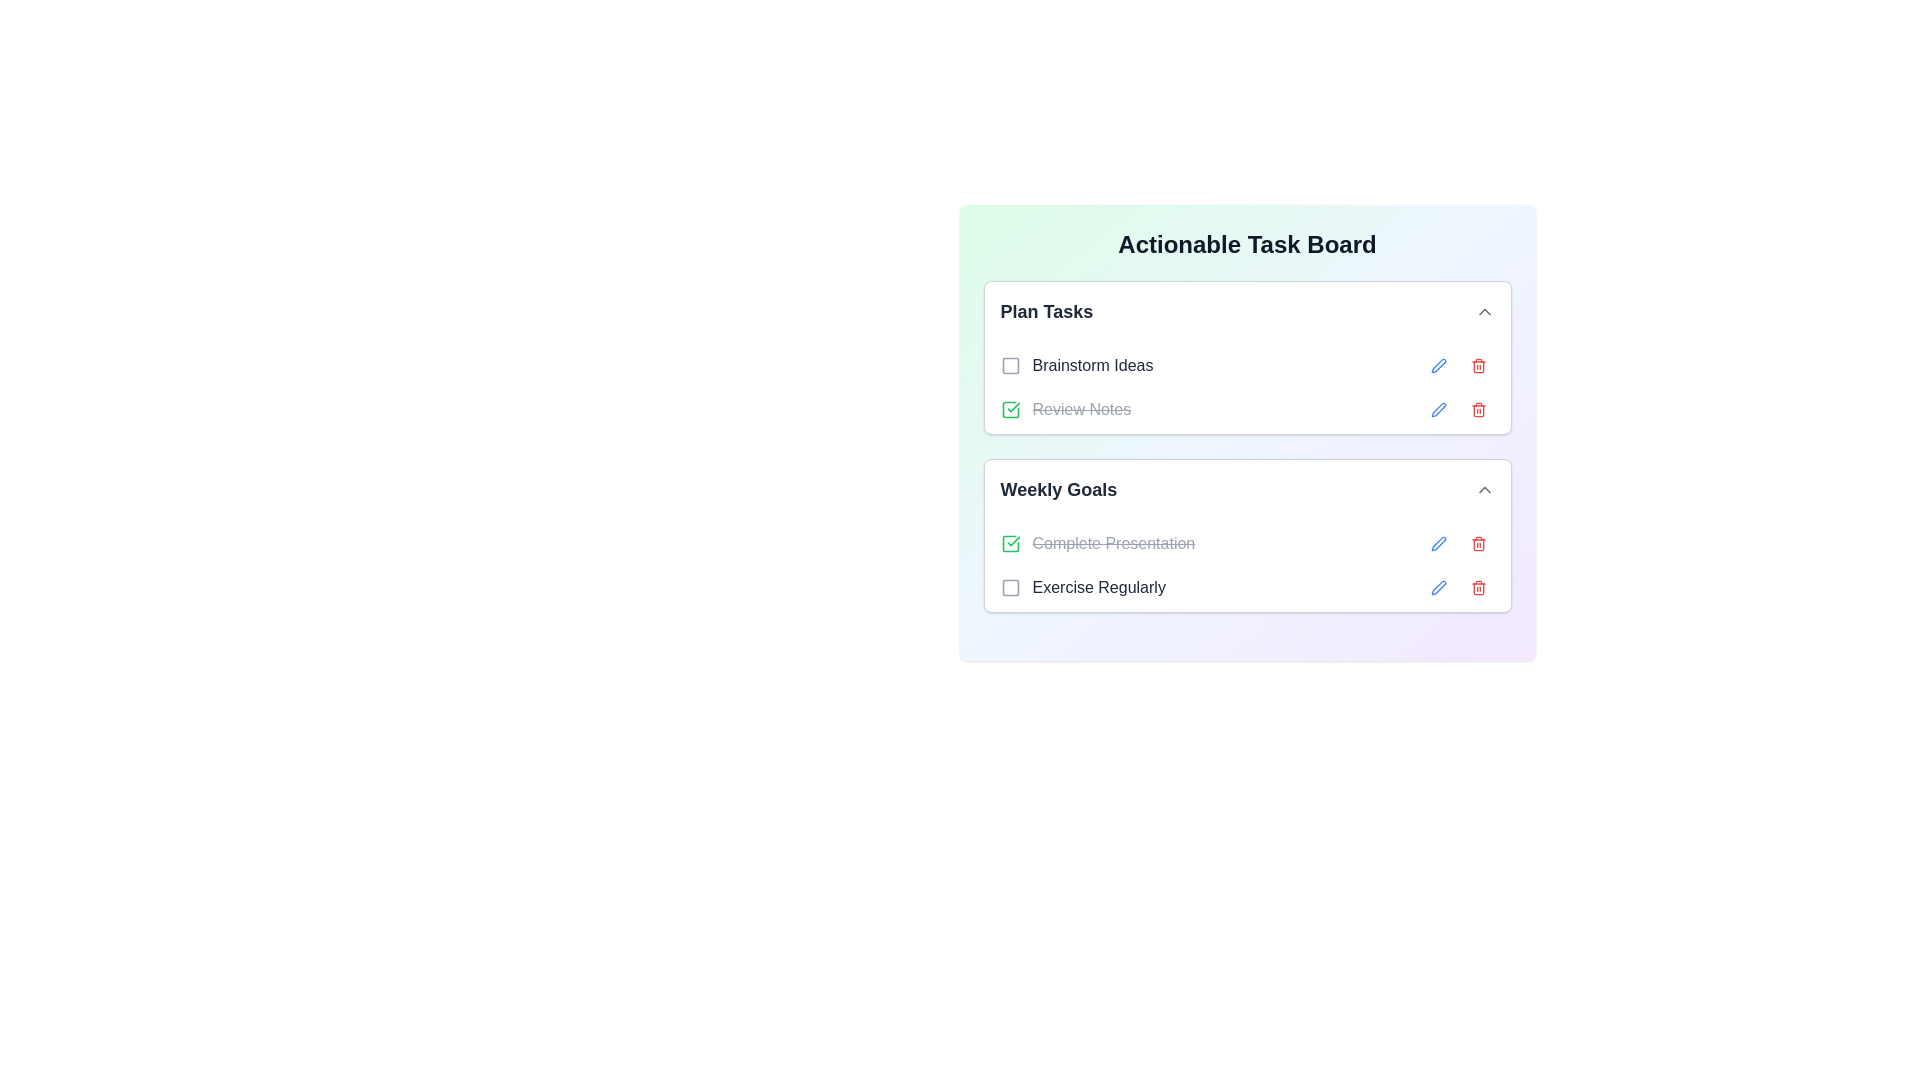 This screenshot has height=1080, width=1920. What do you see at coordinates (1010, 586) in the screenshot?
I see `the checkbox located at the beginning of the 'Exercise Regularly' task item in the 'Weekly Goals' section` at bounding box center [1010, 586].